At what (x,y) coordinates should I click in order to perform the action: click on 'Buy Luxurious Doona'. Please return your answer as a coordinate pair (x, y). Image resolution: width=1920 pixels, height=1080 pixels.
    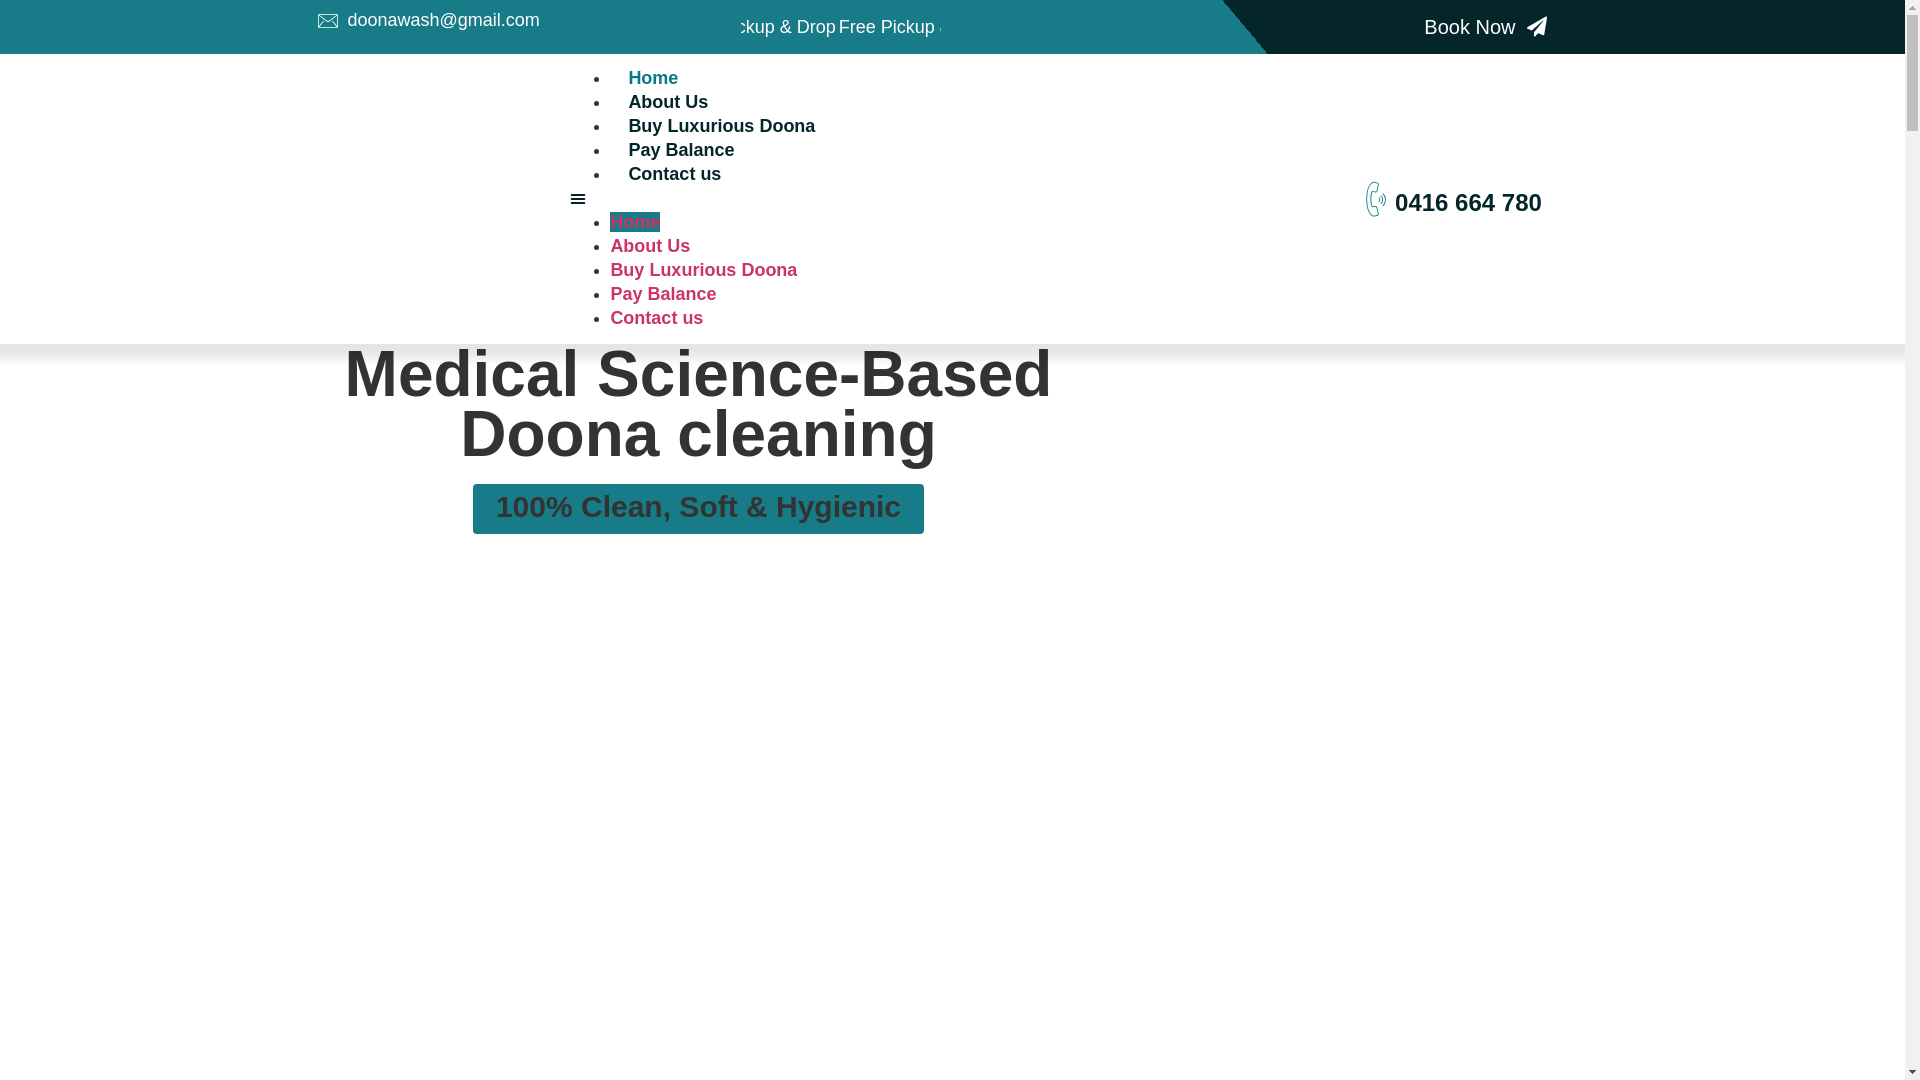
    Looking at the image, I should click on (720, 126).